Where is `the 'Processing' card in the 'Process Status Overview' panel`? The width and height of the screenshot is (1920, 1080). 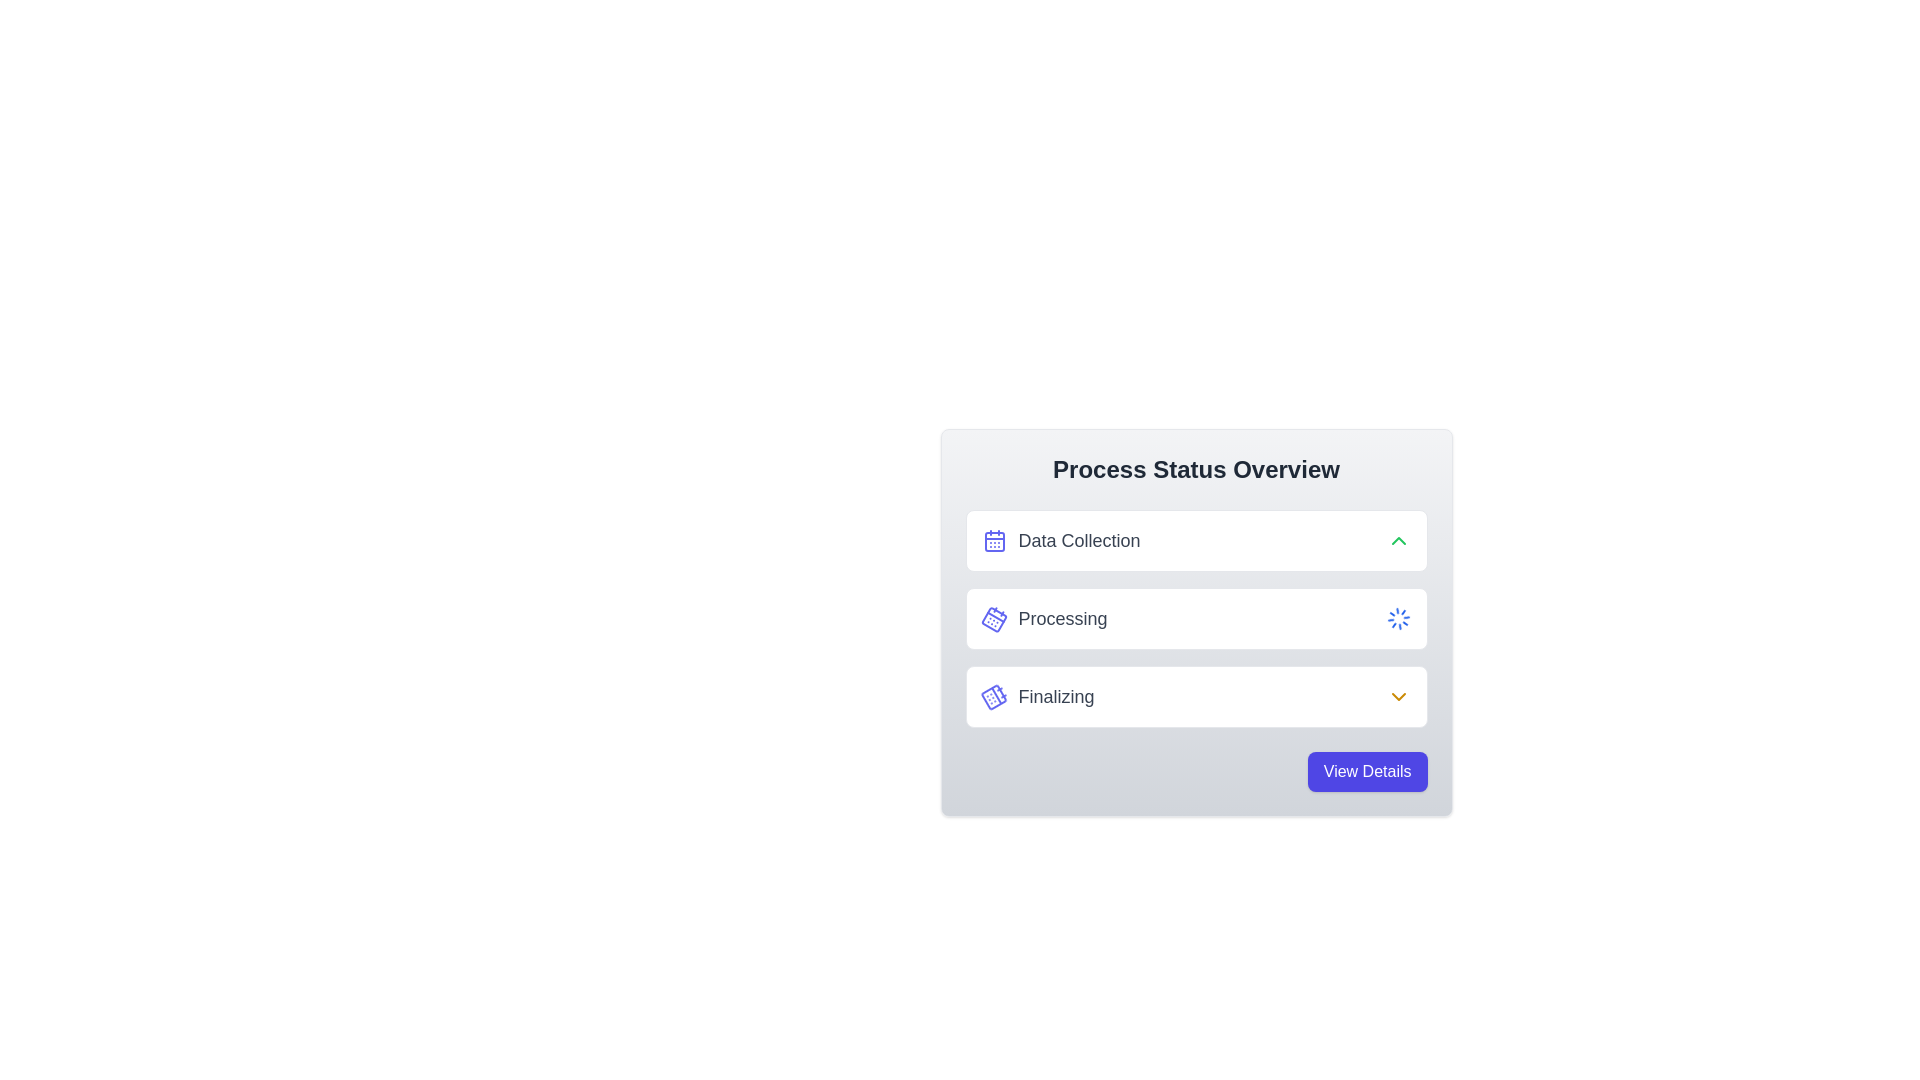 the 'Processing' card in the 'Process Status Overview' panel is located at coordinates (1196, 617).